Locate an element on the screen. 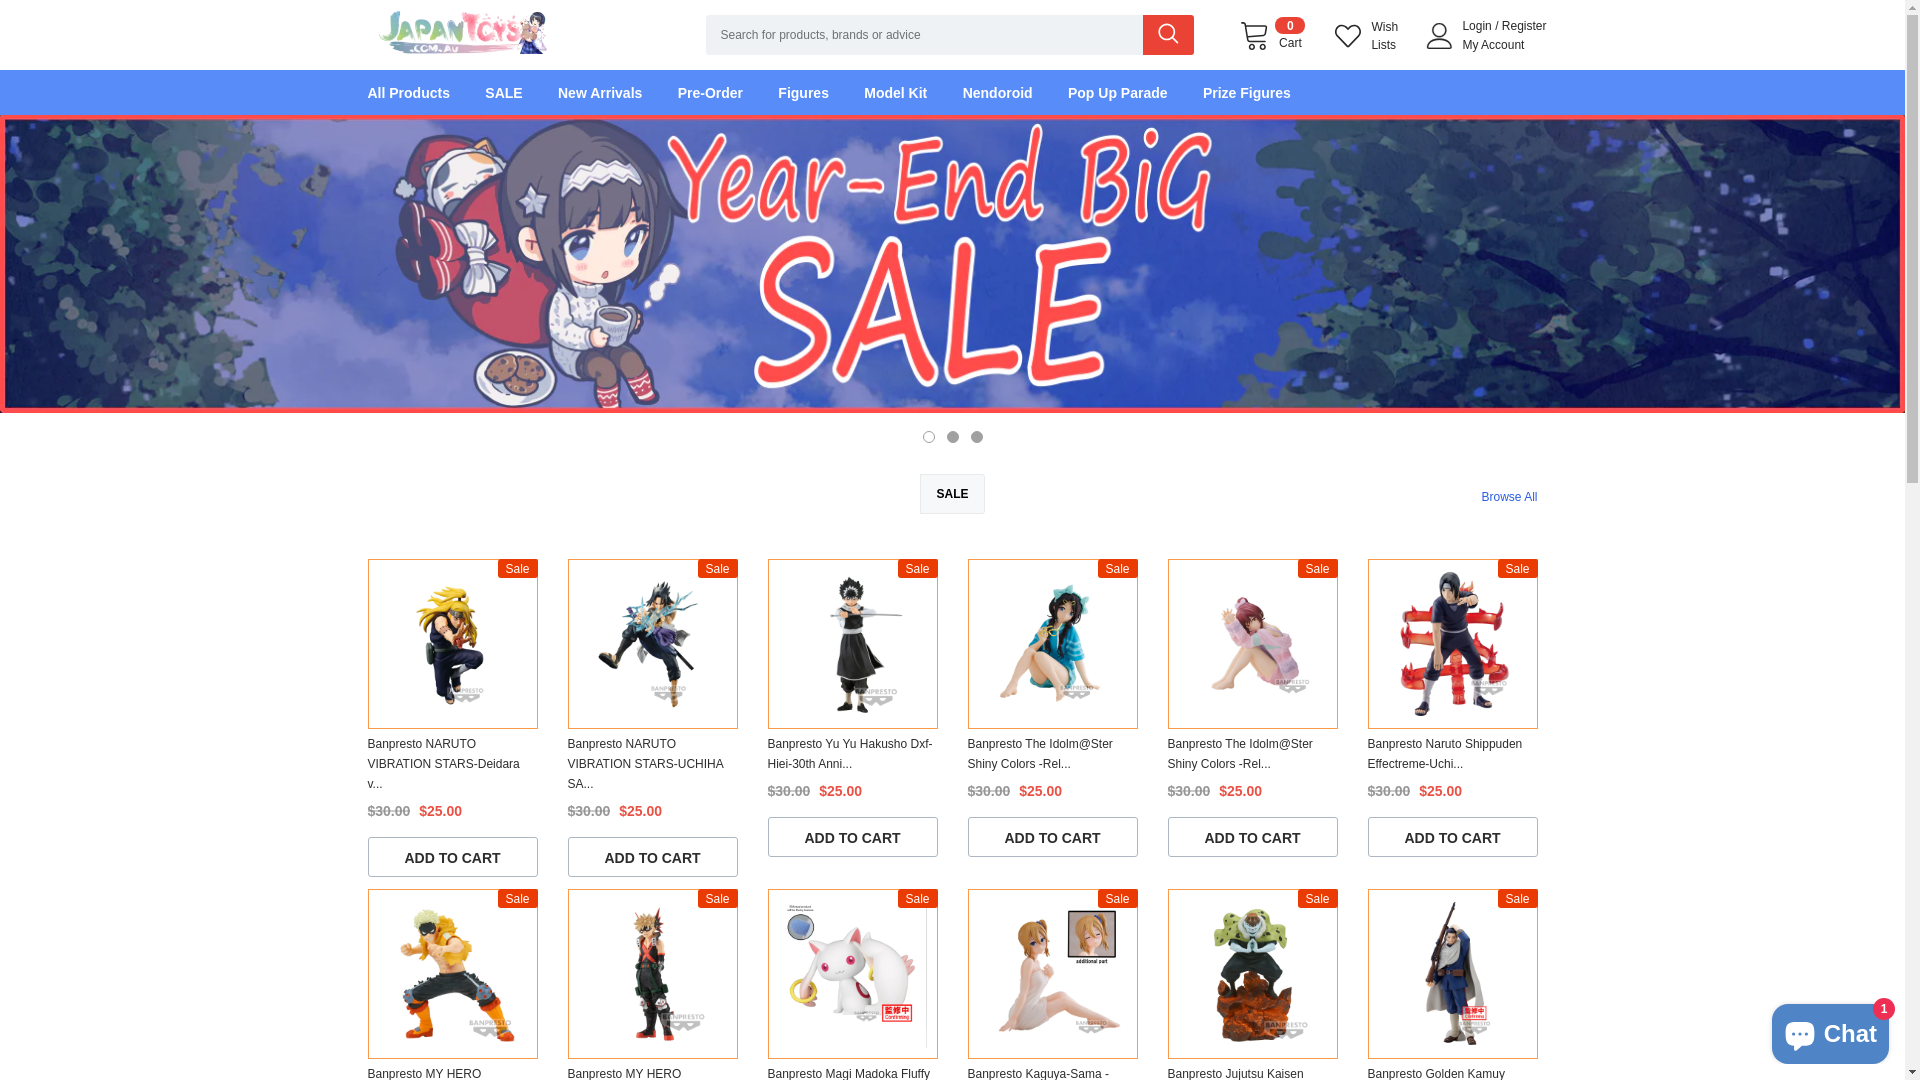 This screenshot has height=1080, width=1920. 'Banpresto Yu Yu Hakusho Dxf-Hiei-30th Anni...' is located at coordinates (853, 753).